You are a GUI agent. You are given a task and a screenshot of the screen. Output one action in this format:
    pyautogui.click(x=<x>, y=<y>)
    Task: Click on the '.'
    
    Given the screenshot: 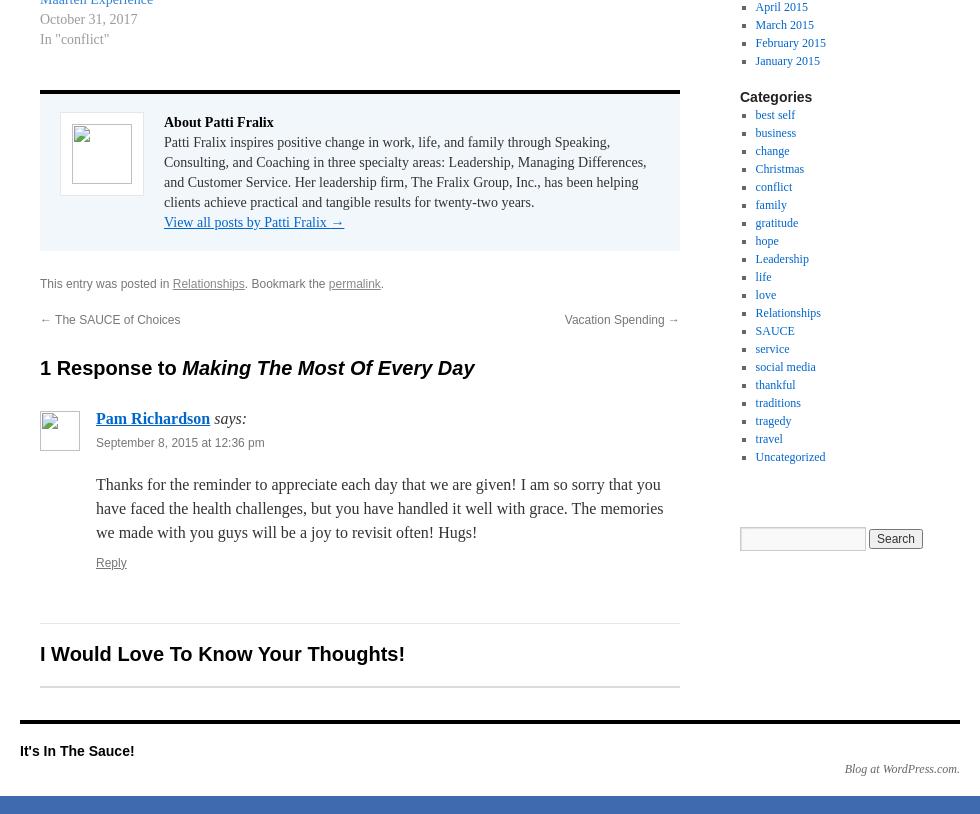 What is the action you would take?
    pyautogui.click(x=380, y=283)
    